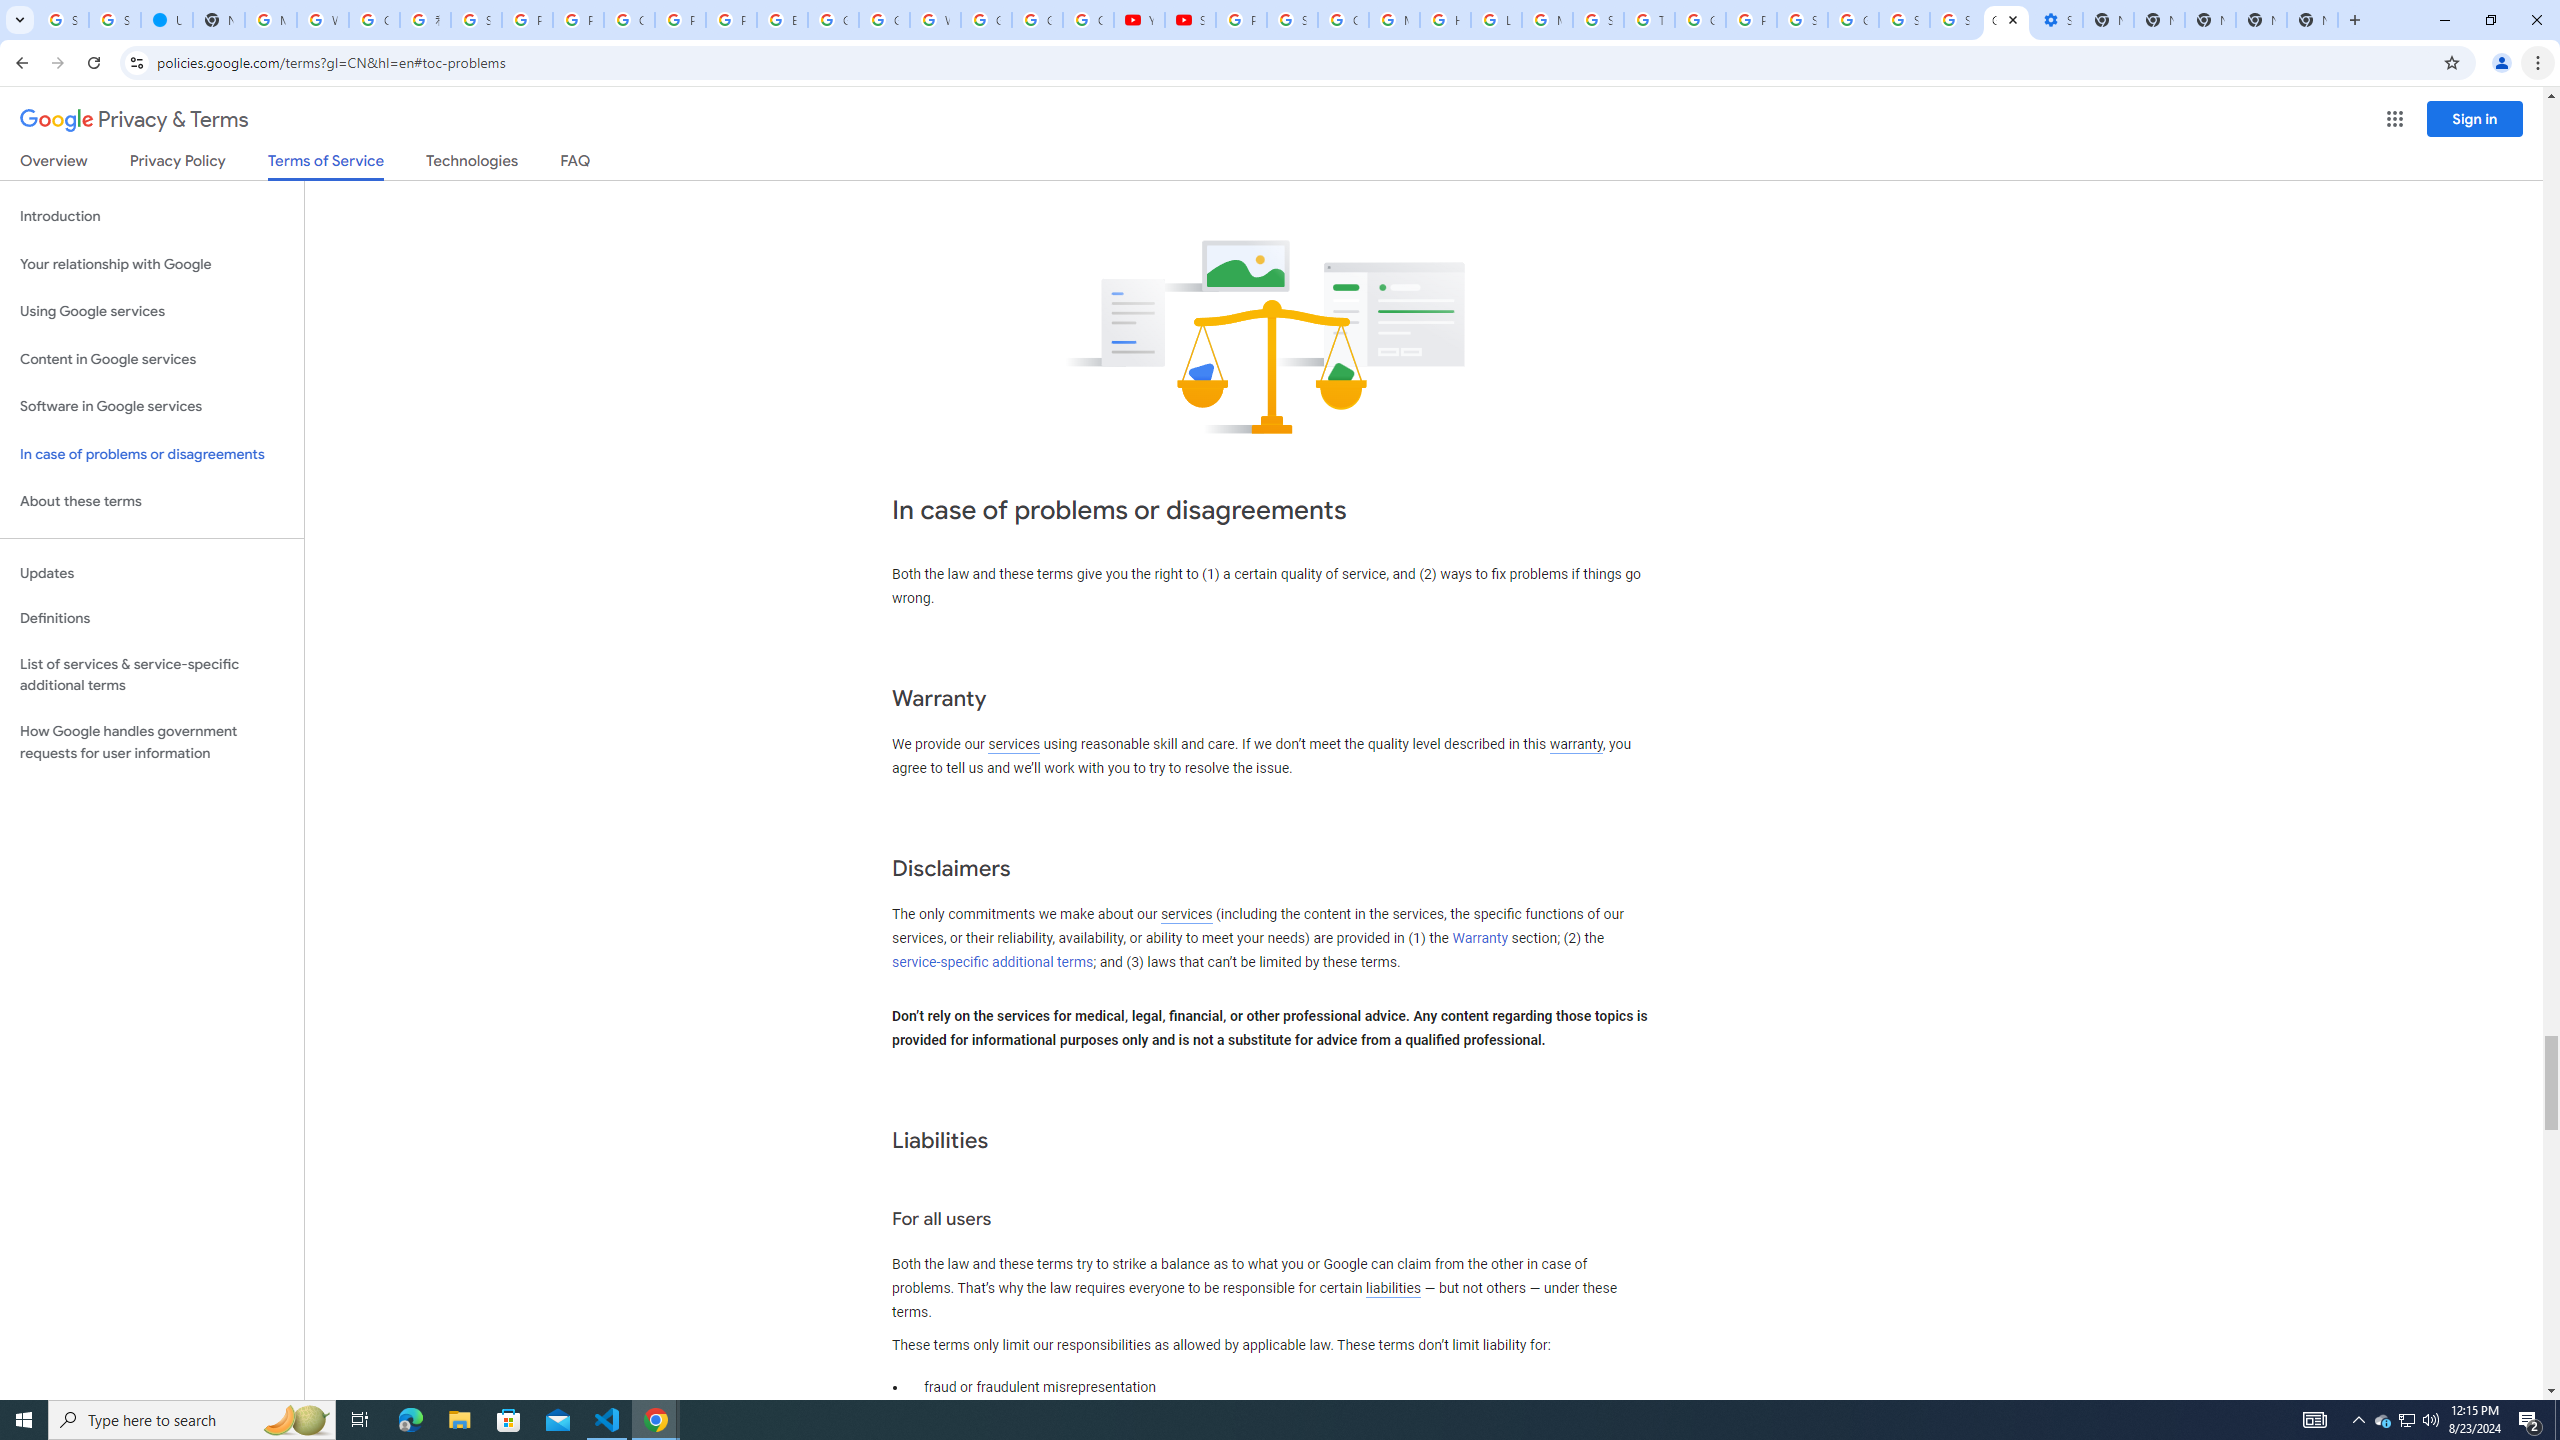 This screenshot has height=1440, width=2560. I want to click on 'Edit and view right-to-left text - Google Docs Editors Help', so click(782, 19).